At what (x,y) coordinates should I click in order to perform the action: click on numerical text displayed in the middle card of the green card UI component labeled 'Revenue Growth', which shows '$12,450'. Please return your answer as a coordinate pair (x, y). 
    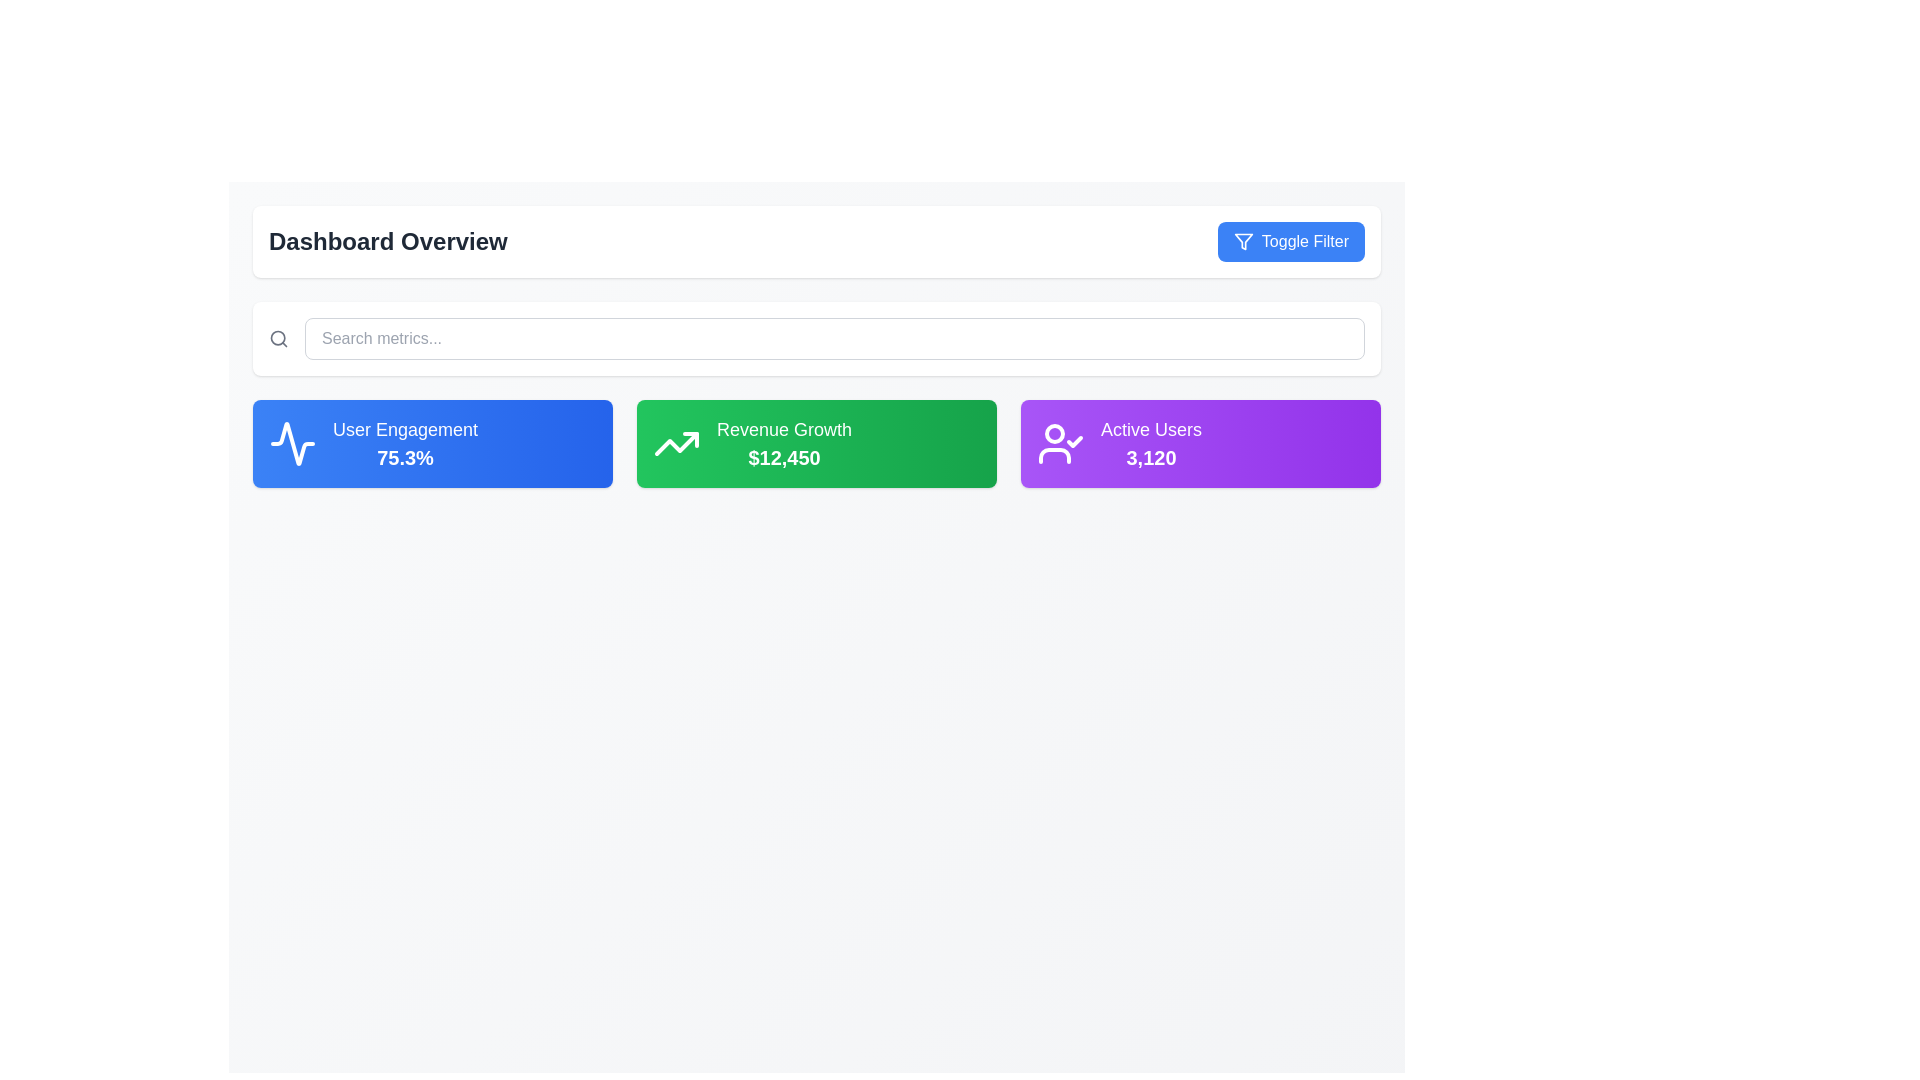
    Looking at the image, I should click on (783, 458).